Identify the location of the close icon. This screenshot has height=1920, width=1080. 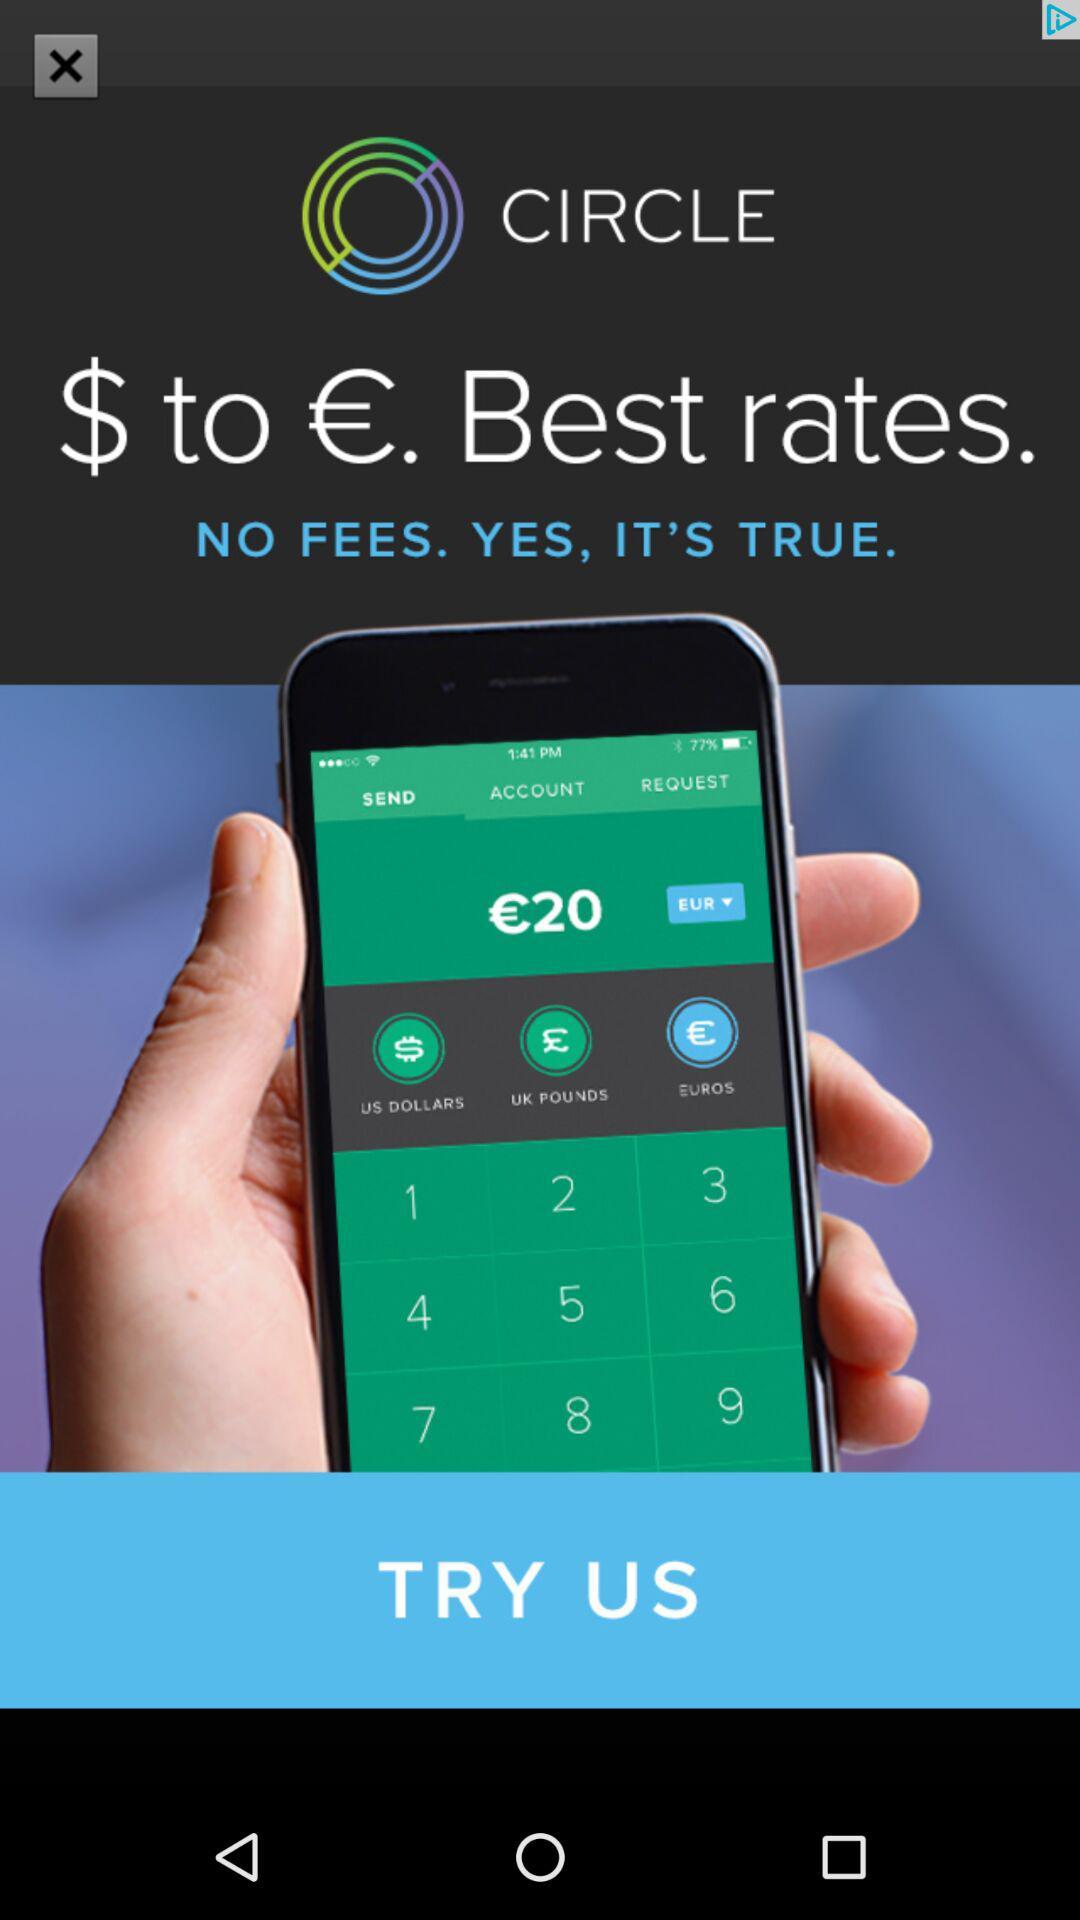
(64, 70).